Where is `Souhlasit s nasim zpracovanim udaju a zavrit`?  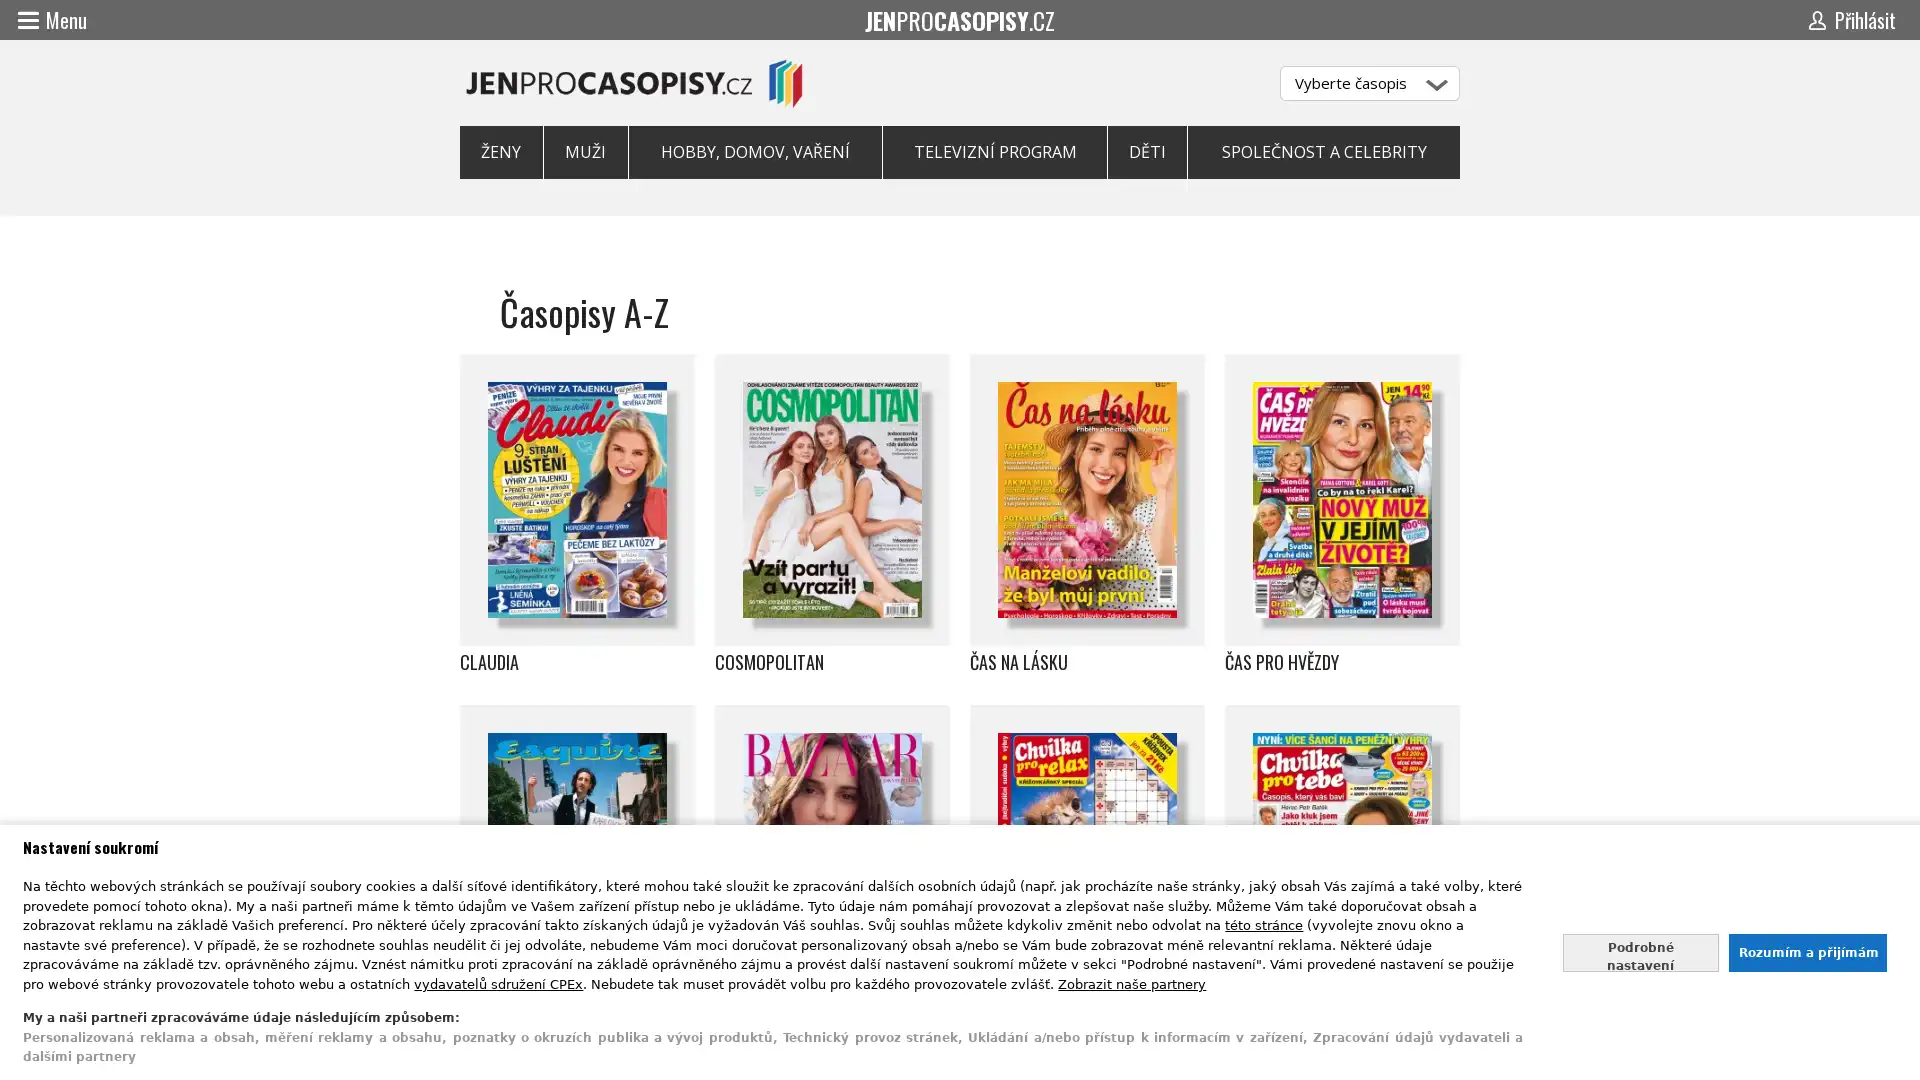 Souhlasit s nasim zpracovanim udaju a zavrit is located at coordinates (1806, 951).